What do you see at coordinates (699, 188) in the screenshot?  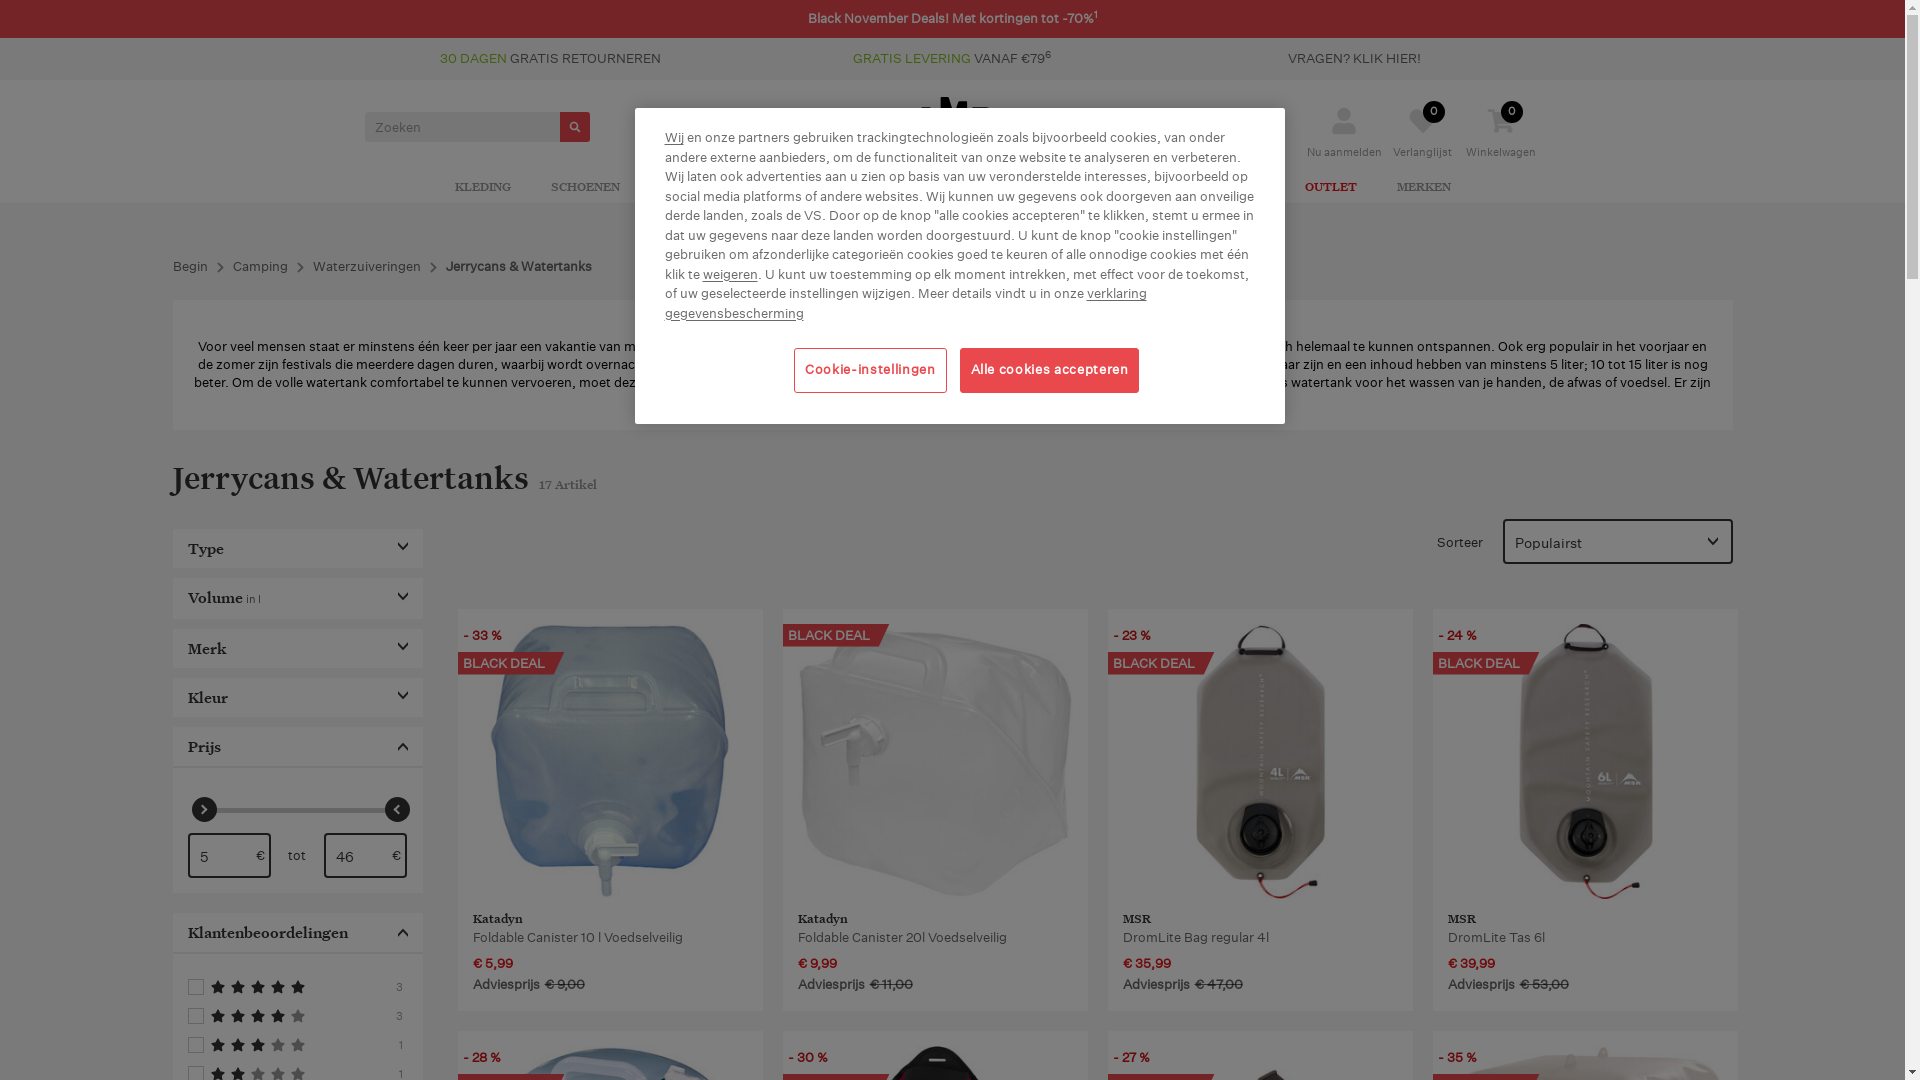 I see `'UITRUSTING'` at bounding box center [699, 188].